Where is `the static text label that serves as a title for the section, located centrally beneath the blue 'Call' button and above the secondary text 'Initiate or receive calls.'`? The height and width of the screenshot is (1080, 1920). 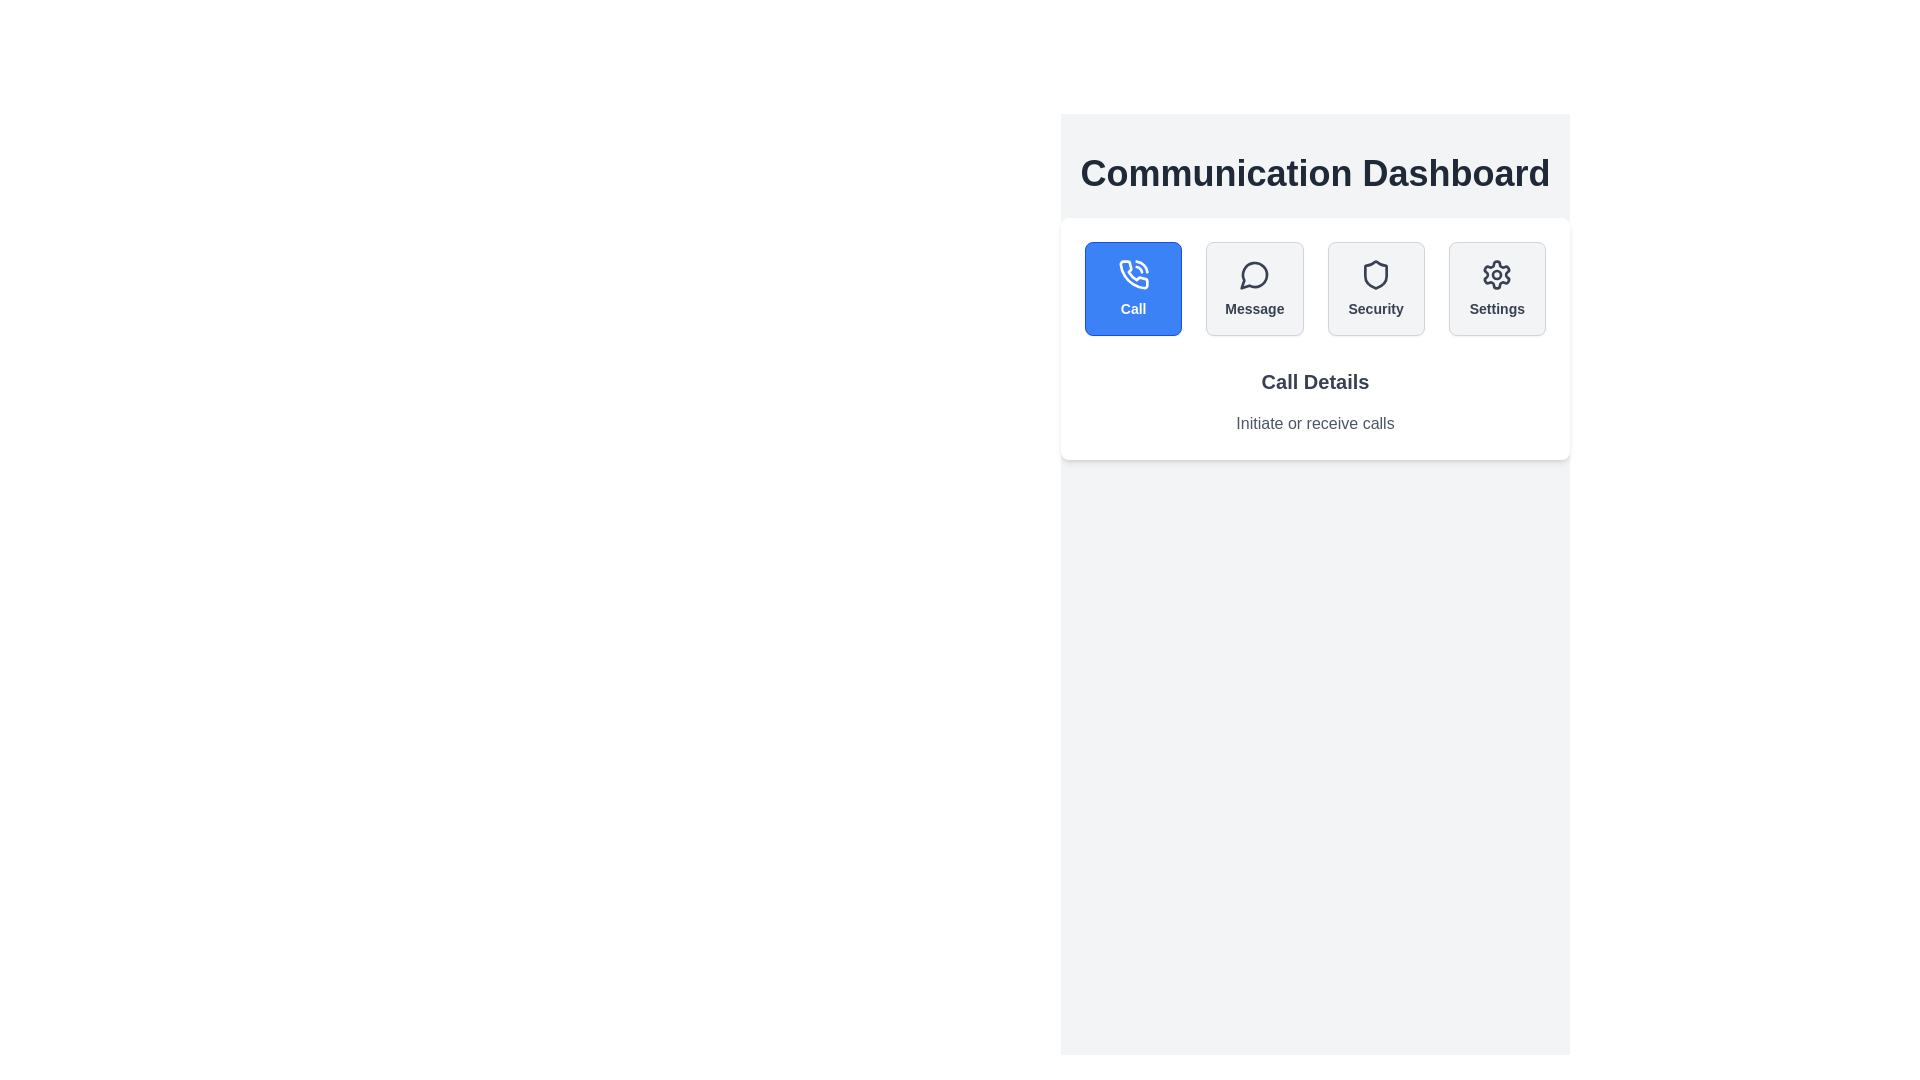
the static text label that serves as a title for the section, located centrally beneath the blue 'Call' button and above the secondary text 'Initiate or receive calls.' is located at coordinates (1315, 381).